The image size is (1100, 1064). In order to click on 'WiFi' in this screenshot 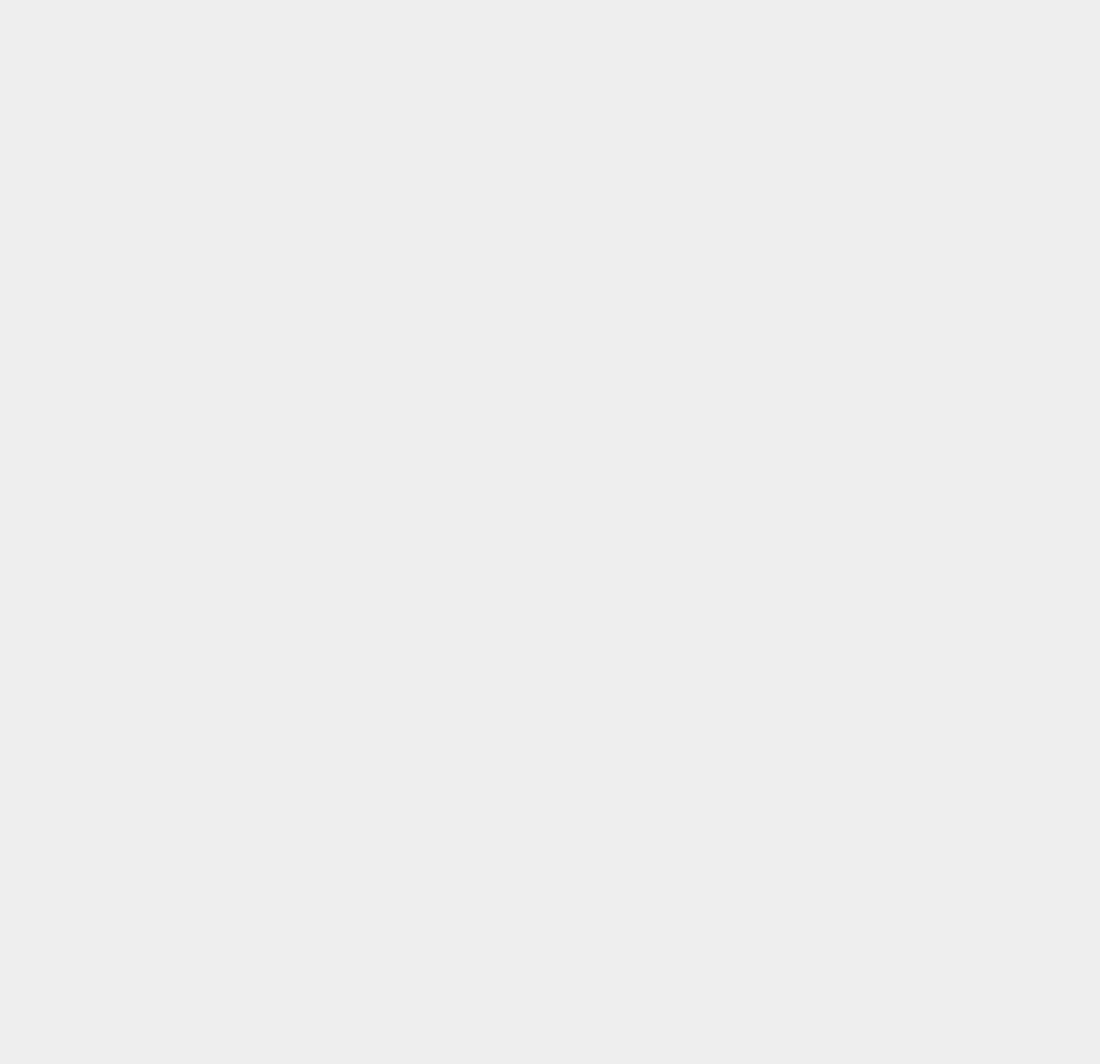, I will do `click(791, 912)`.